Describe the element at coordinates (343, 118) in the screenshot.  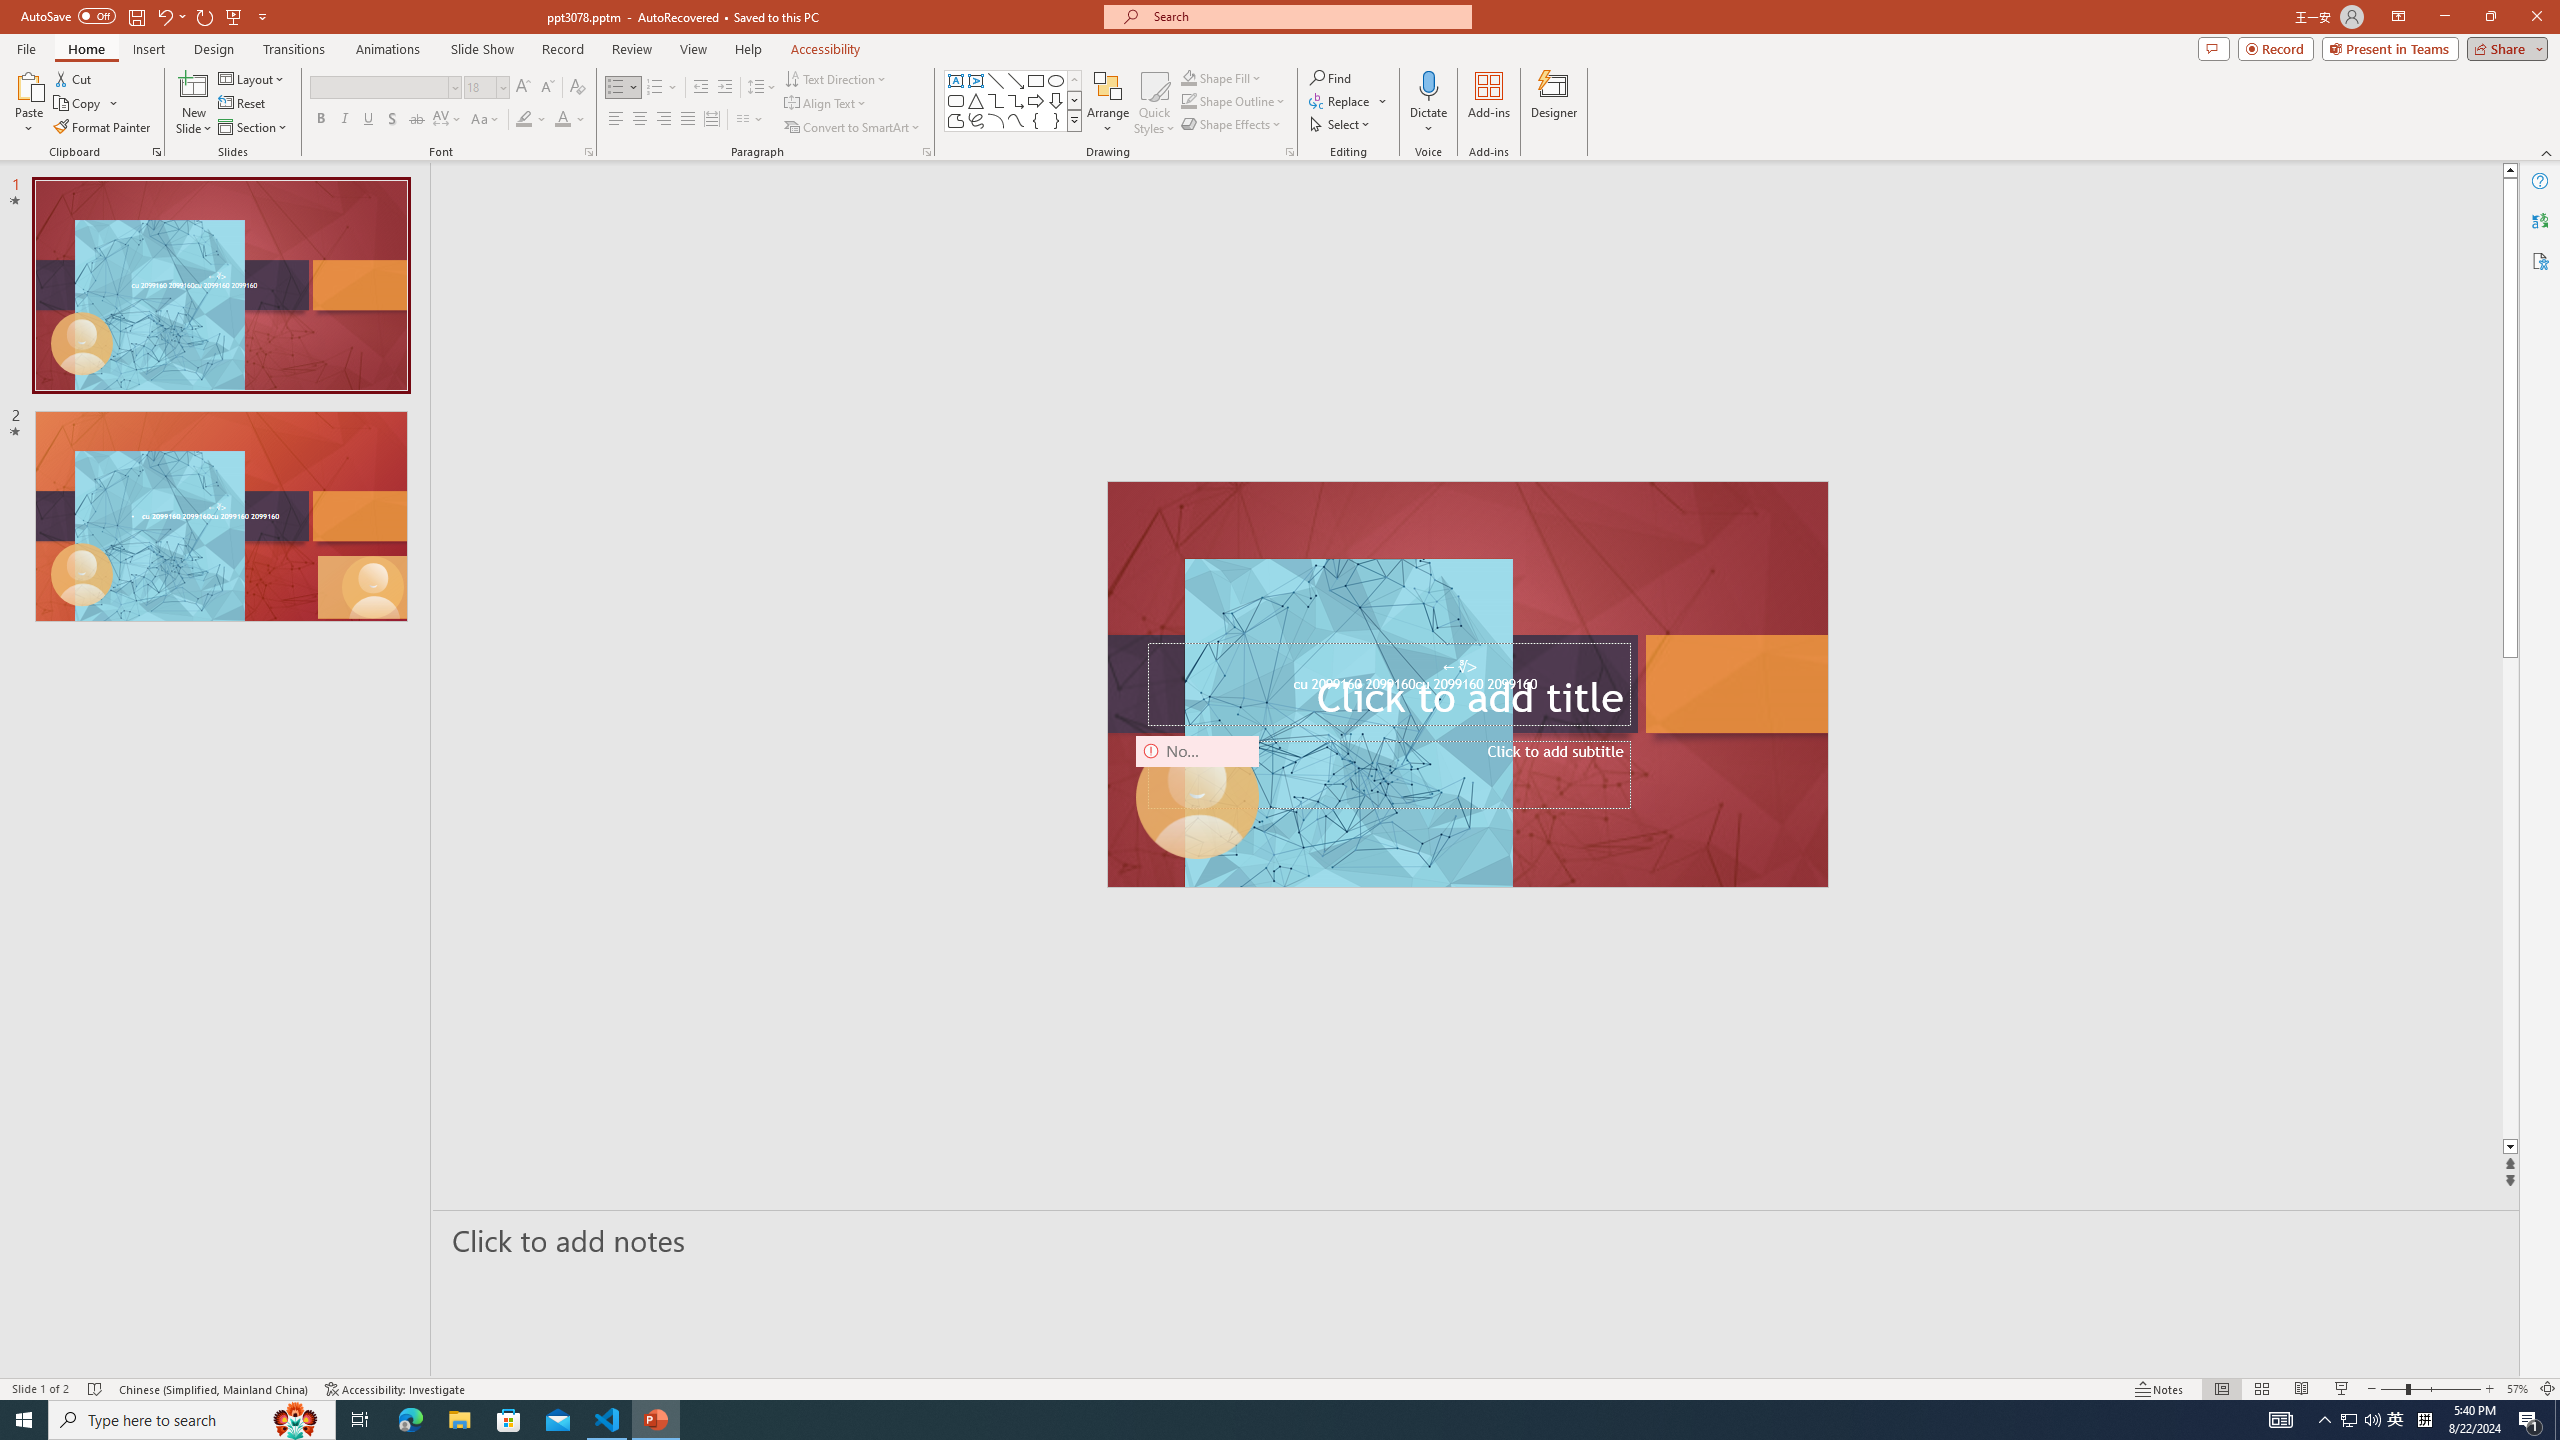
I see `'Italic'` at that location.